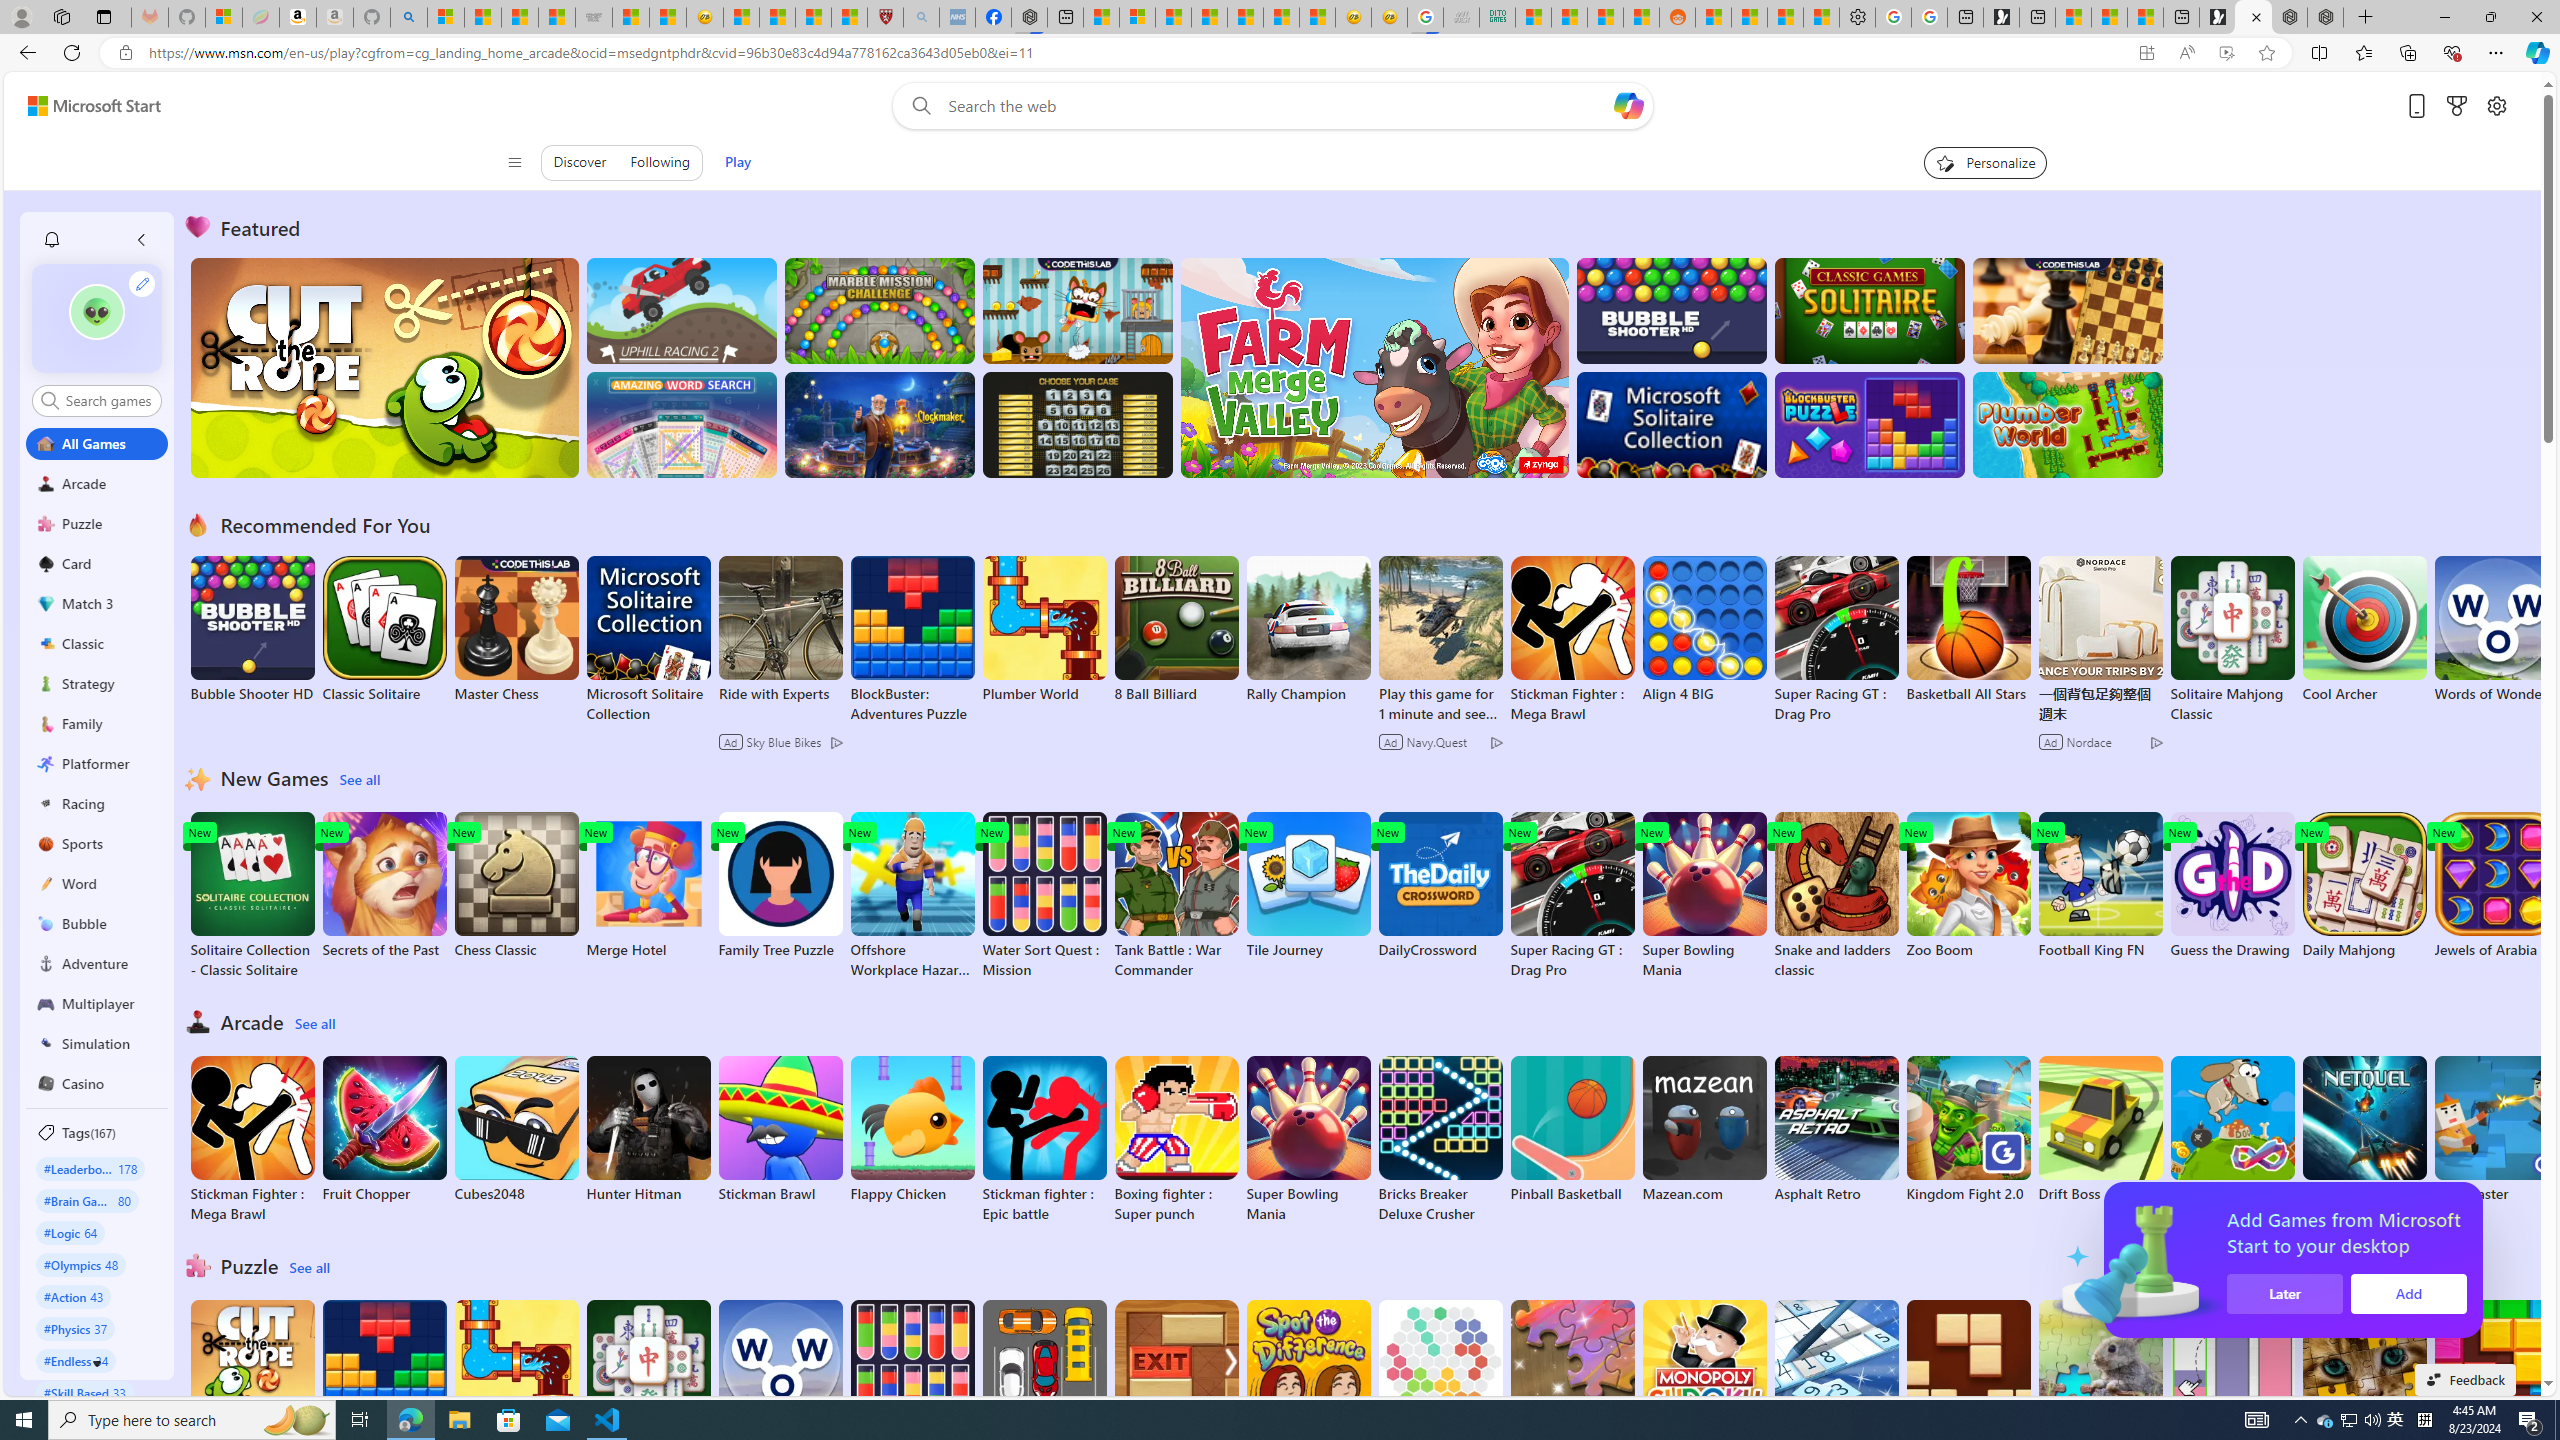 This screenshot has height=1440, width=2560. Describe the element at coordinates (514, 1129) in the screenshot. I see `'Cubes2048'` at that location.